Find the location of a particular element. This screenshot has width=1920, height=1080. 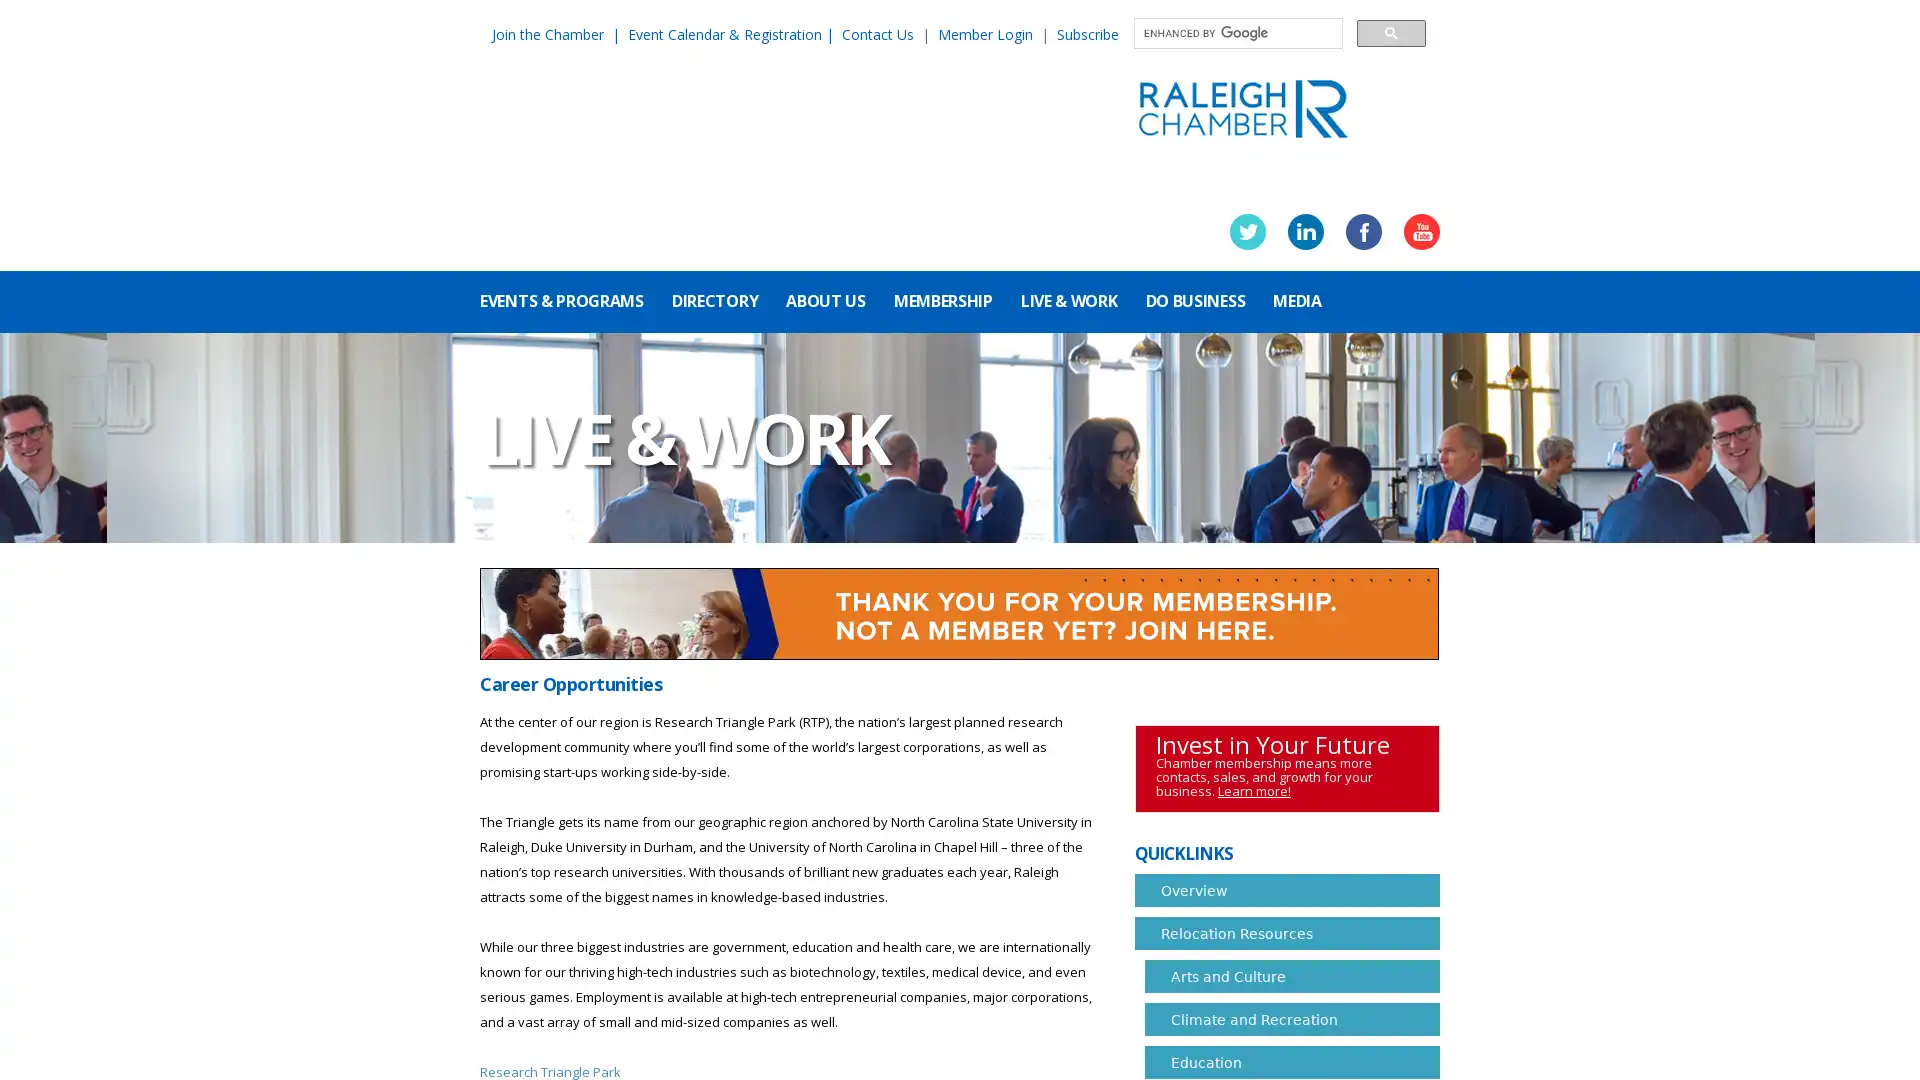

search is located at coordinates (1390, 32).